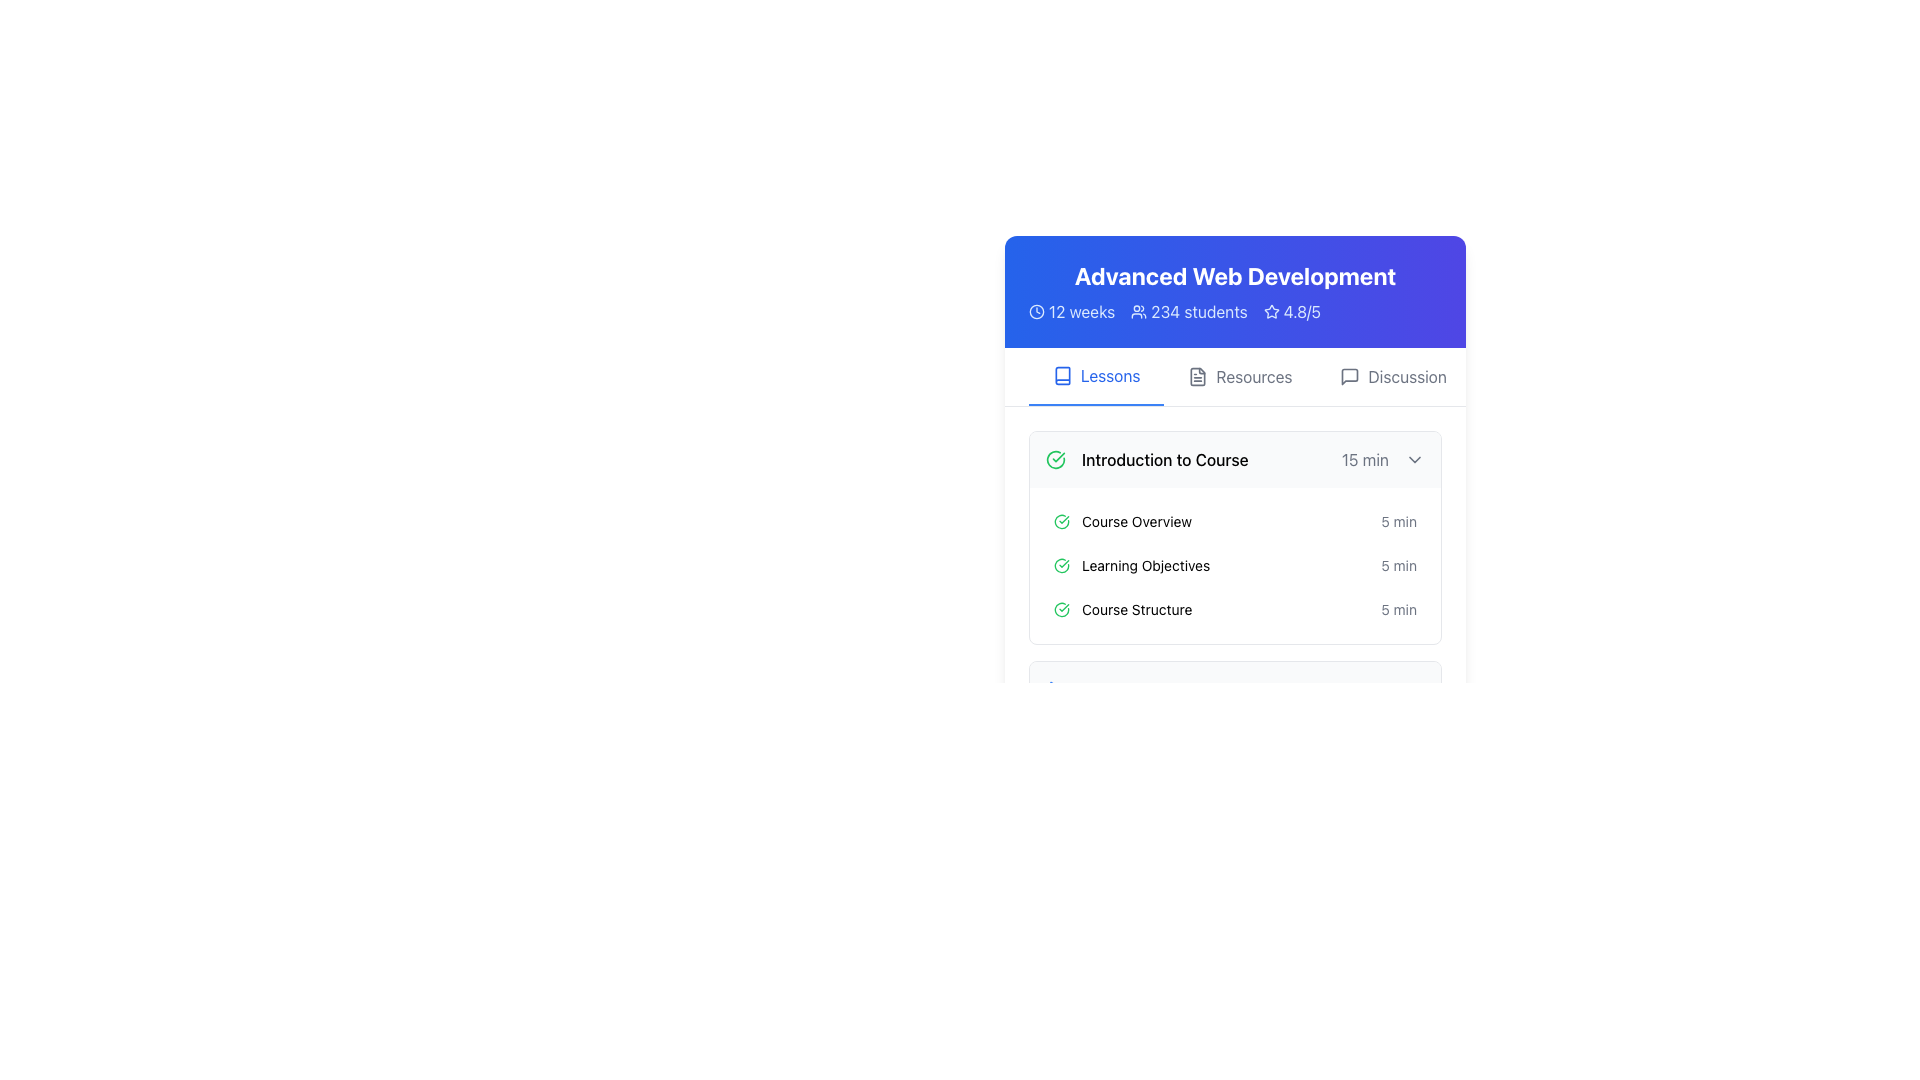  What do you see at coordinates (1060, 566) in the screenshot?
I see `the green check mark SVG icon, which is styled as a circular icon with a thin border and signifies a positive status, located to the left of the text 'Learning Objectives'` at bounding box center [1060, 566].